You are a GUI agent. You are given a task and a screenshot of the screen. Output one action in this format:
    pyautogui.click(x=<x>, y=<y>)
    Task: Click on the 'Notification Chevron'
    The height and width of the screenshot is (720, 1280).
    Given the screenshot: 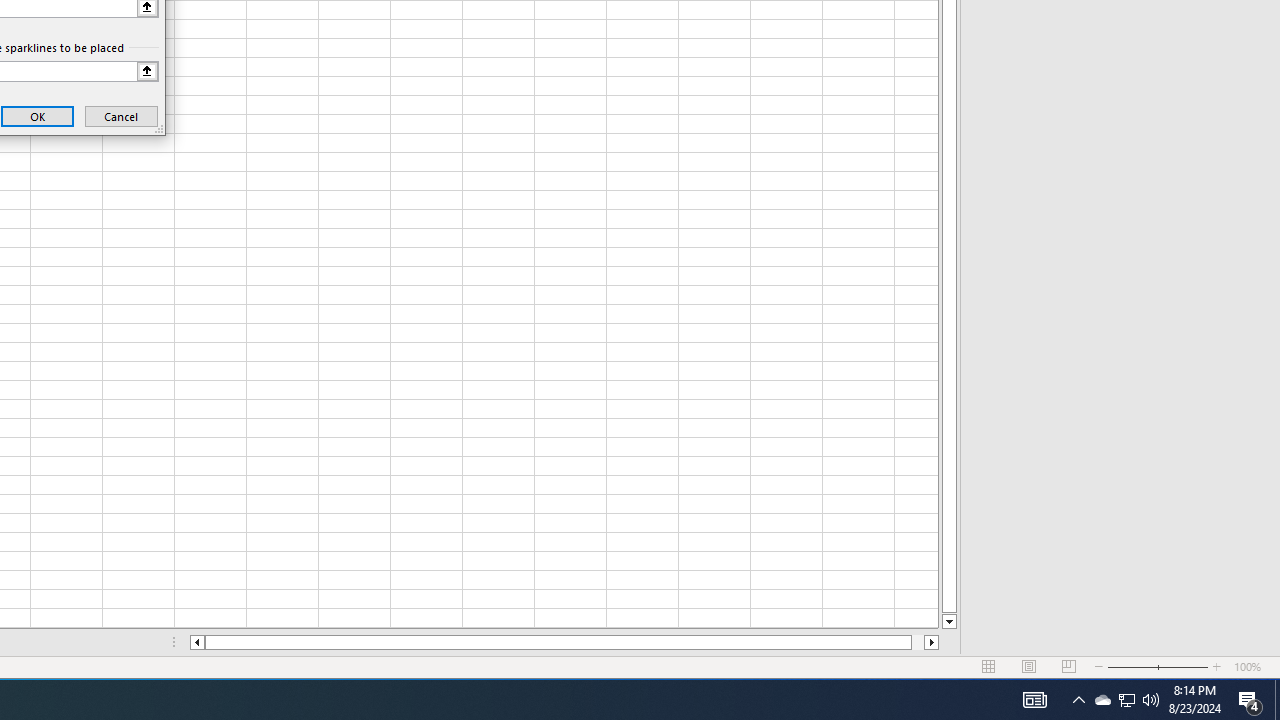 What is the action you would take?
    pyautogui.click(x=1078, y=698)
    